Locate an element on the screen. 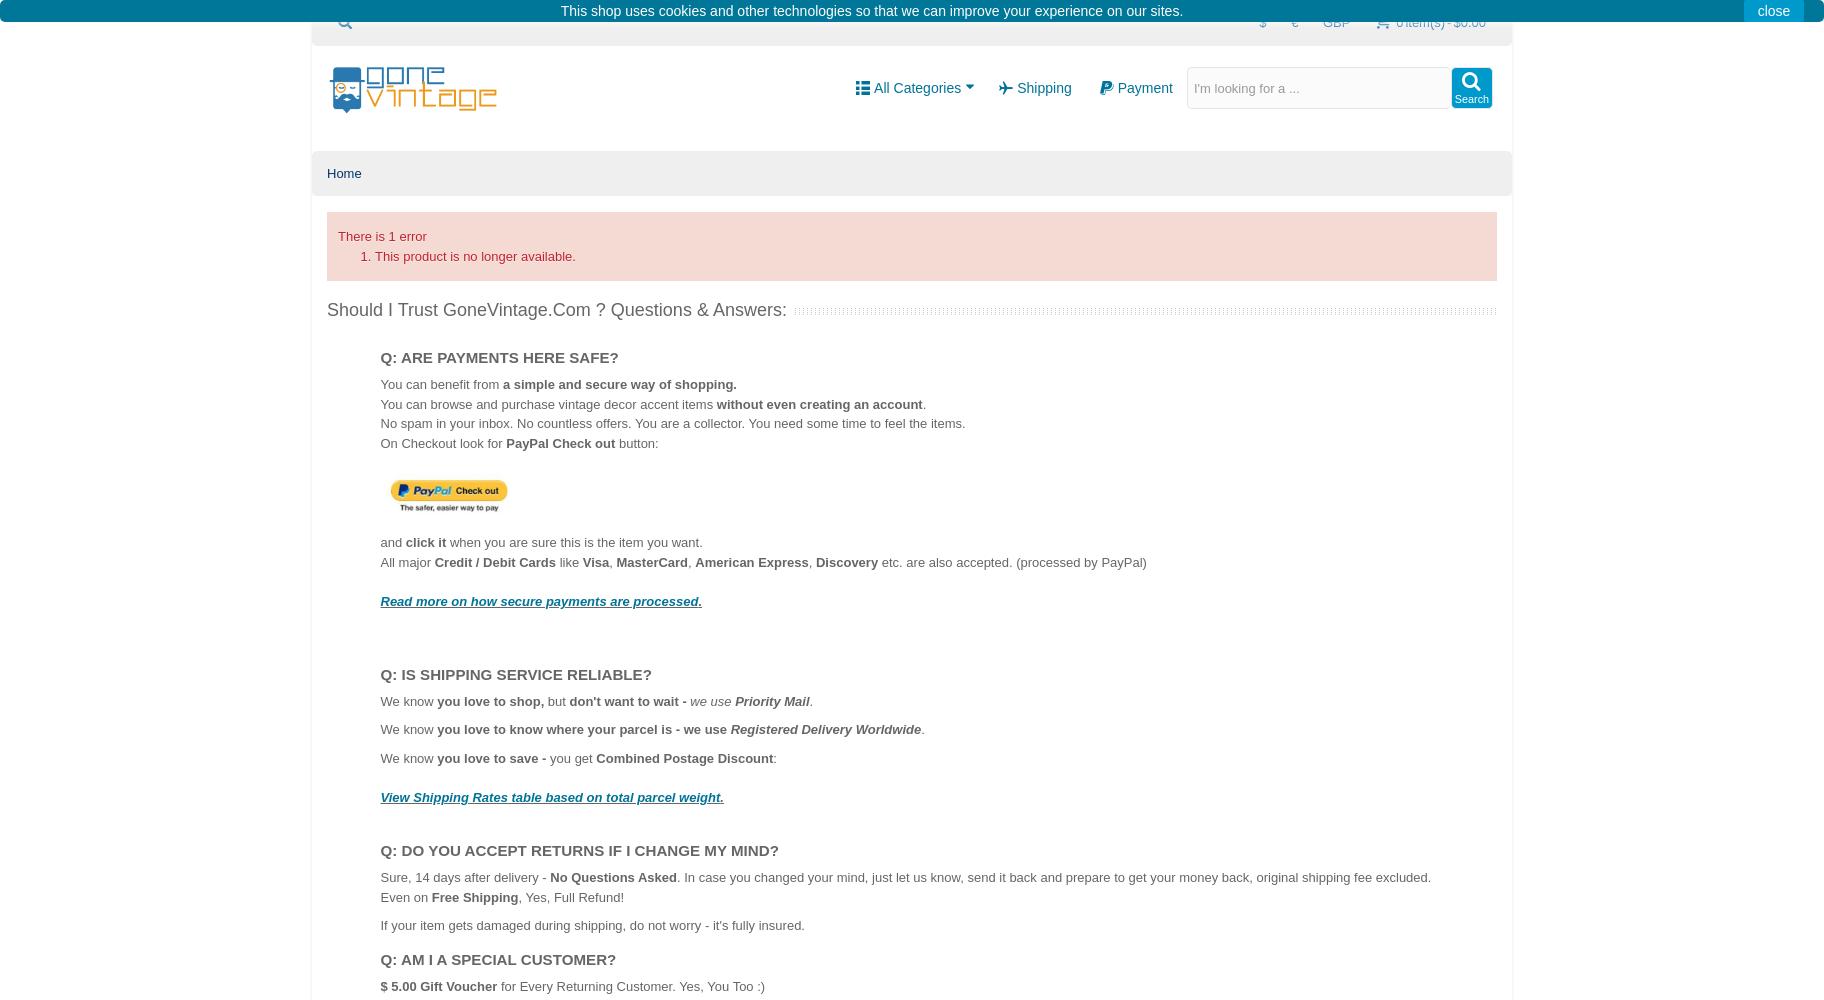 This screenshot has height=1000, width=1824. 'item(s)' is located at coordinates (1404, 22).